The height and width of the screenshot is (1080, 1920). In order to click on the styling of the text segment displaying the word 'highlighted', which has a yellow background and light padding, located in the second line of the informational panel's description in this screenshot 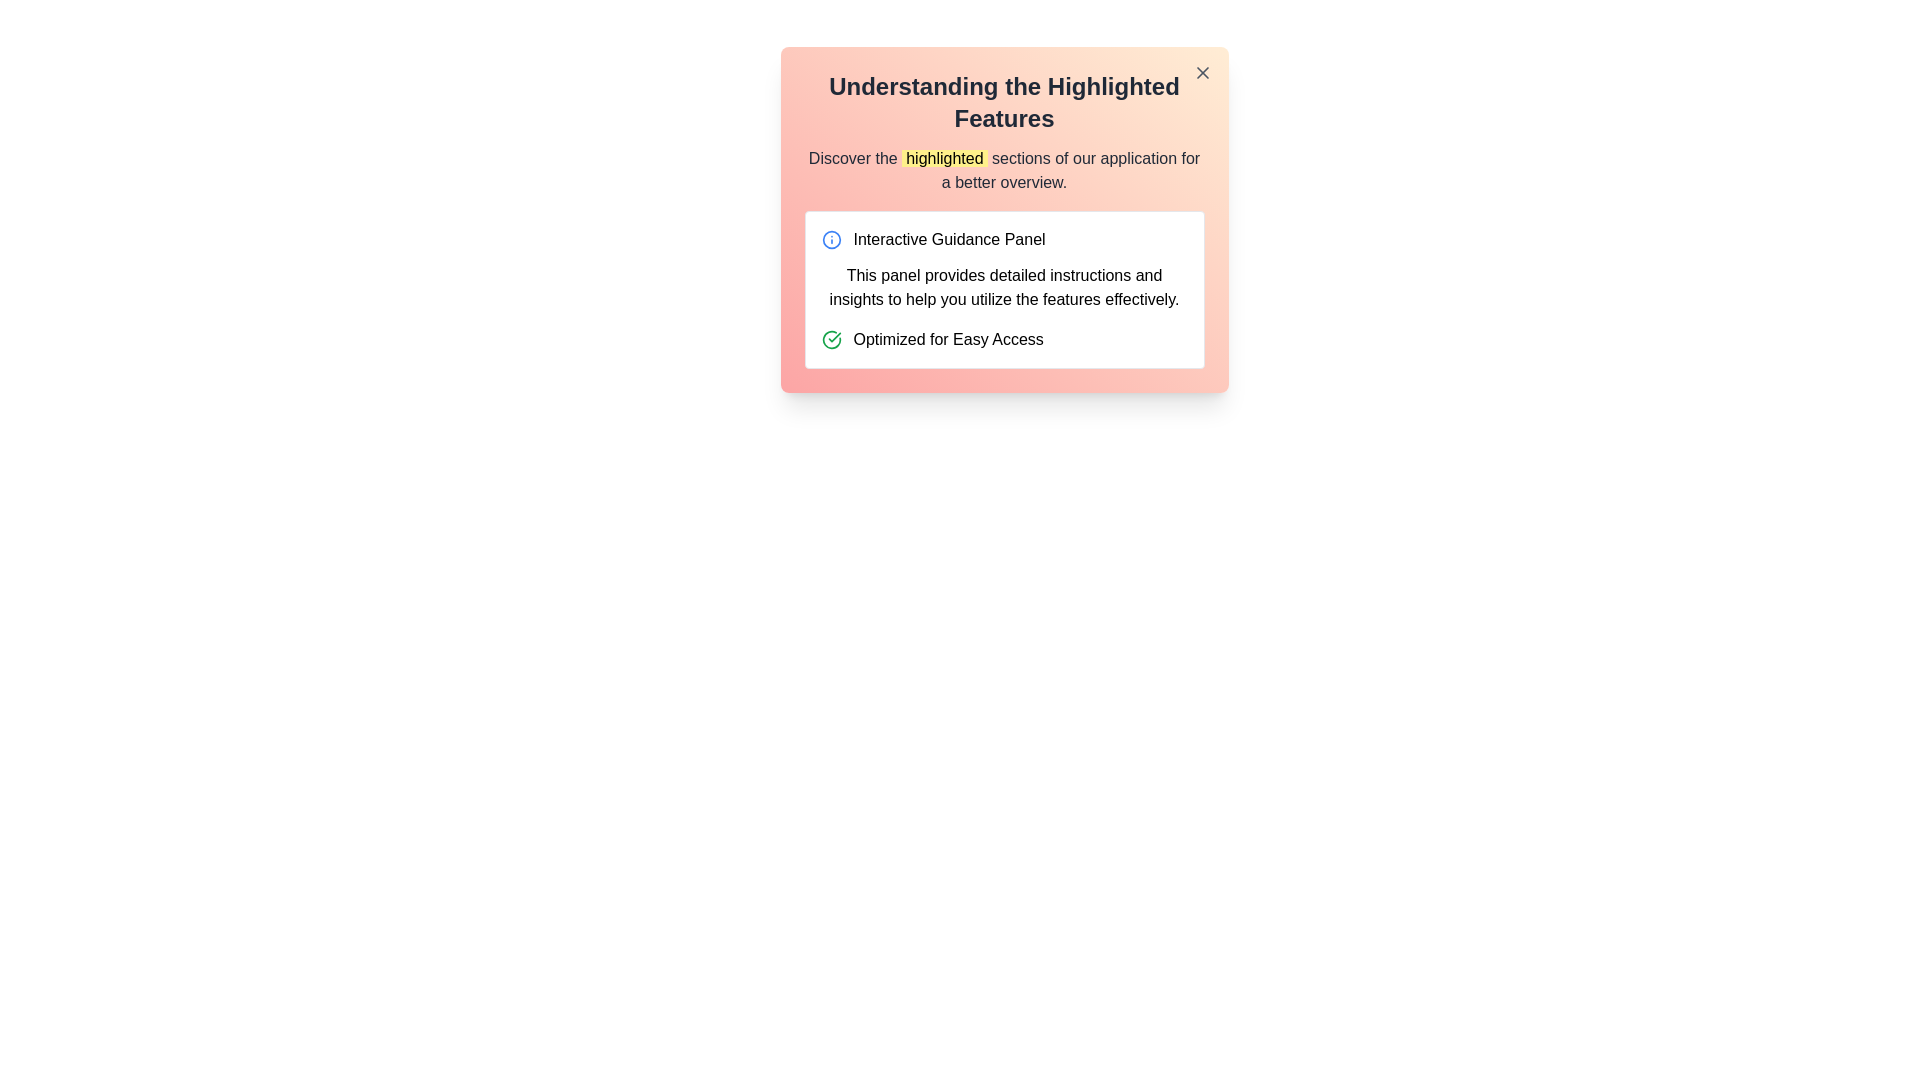, I will do `click(943, 157)`.